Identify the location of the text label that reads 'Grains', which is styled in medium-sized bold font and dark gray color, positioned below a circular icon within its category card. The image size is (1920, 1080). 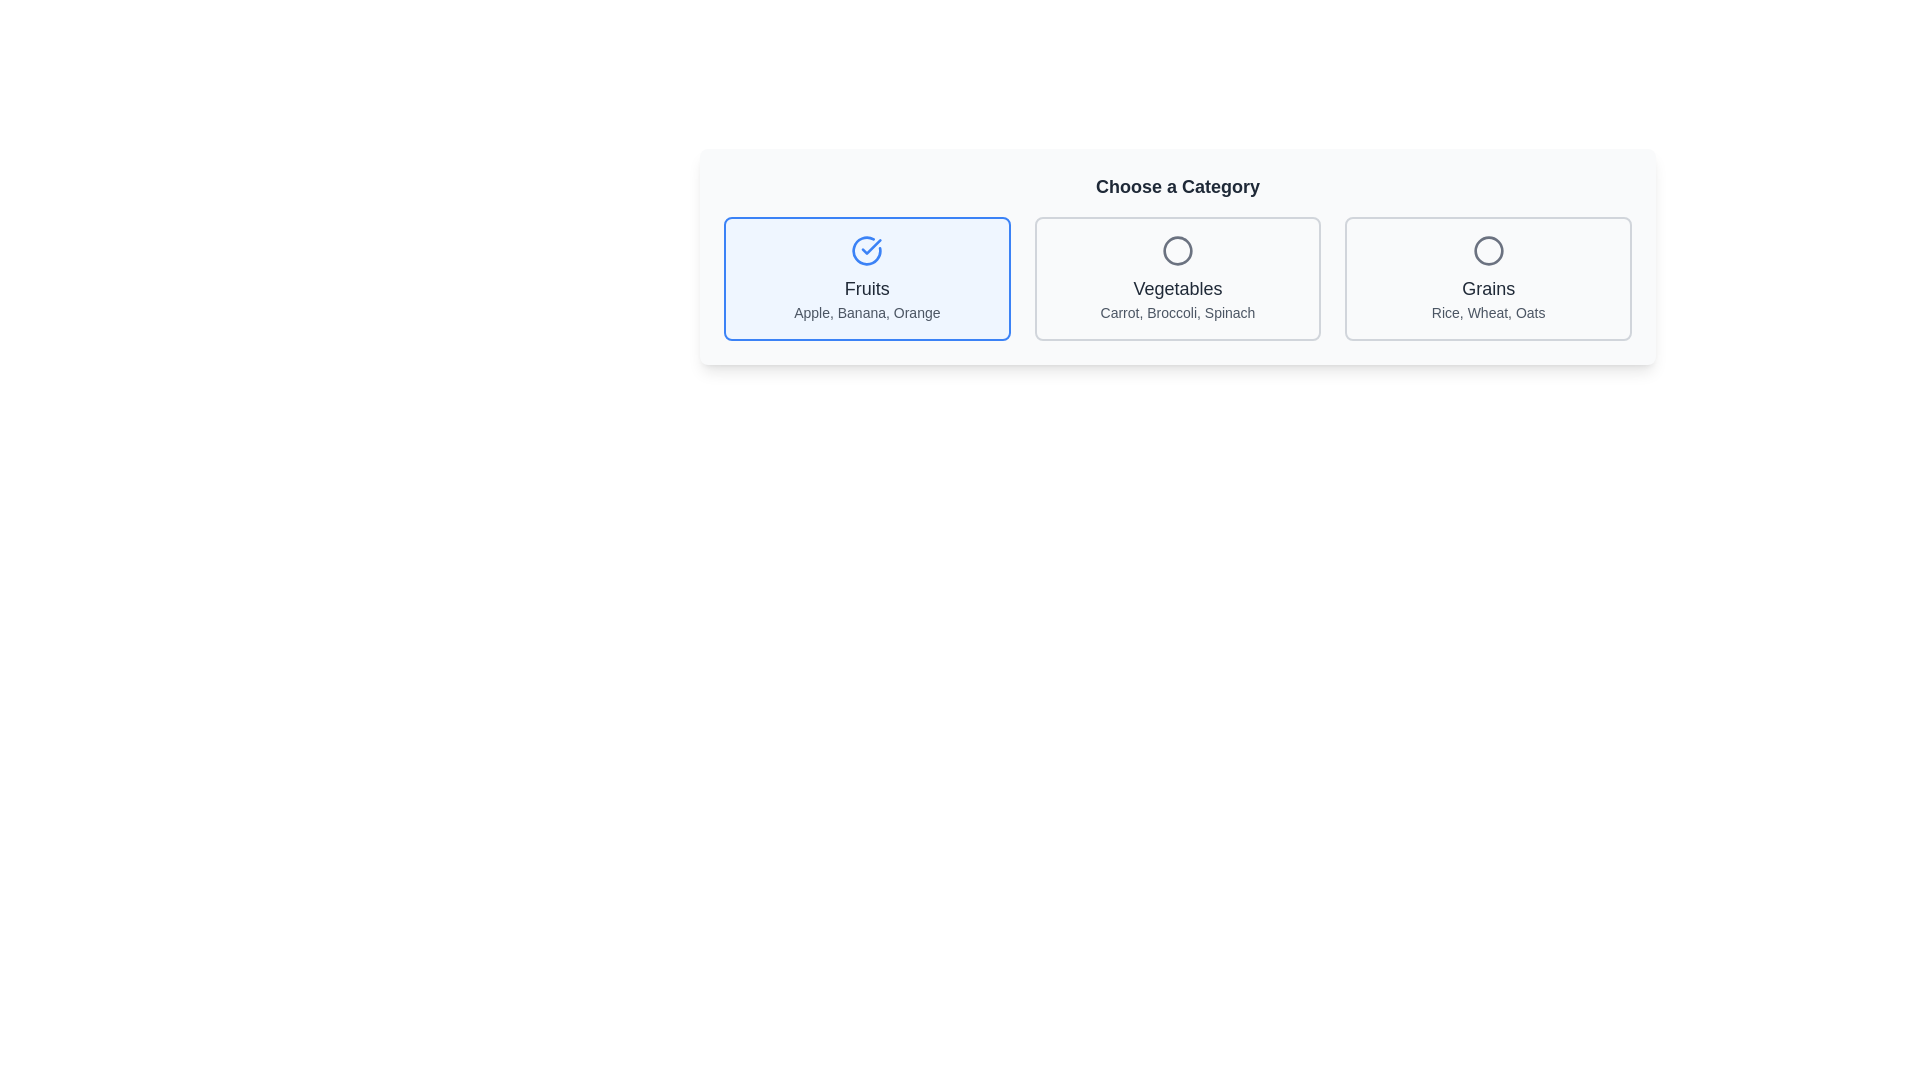
(1488, 289).